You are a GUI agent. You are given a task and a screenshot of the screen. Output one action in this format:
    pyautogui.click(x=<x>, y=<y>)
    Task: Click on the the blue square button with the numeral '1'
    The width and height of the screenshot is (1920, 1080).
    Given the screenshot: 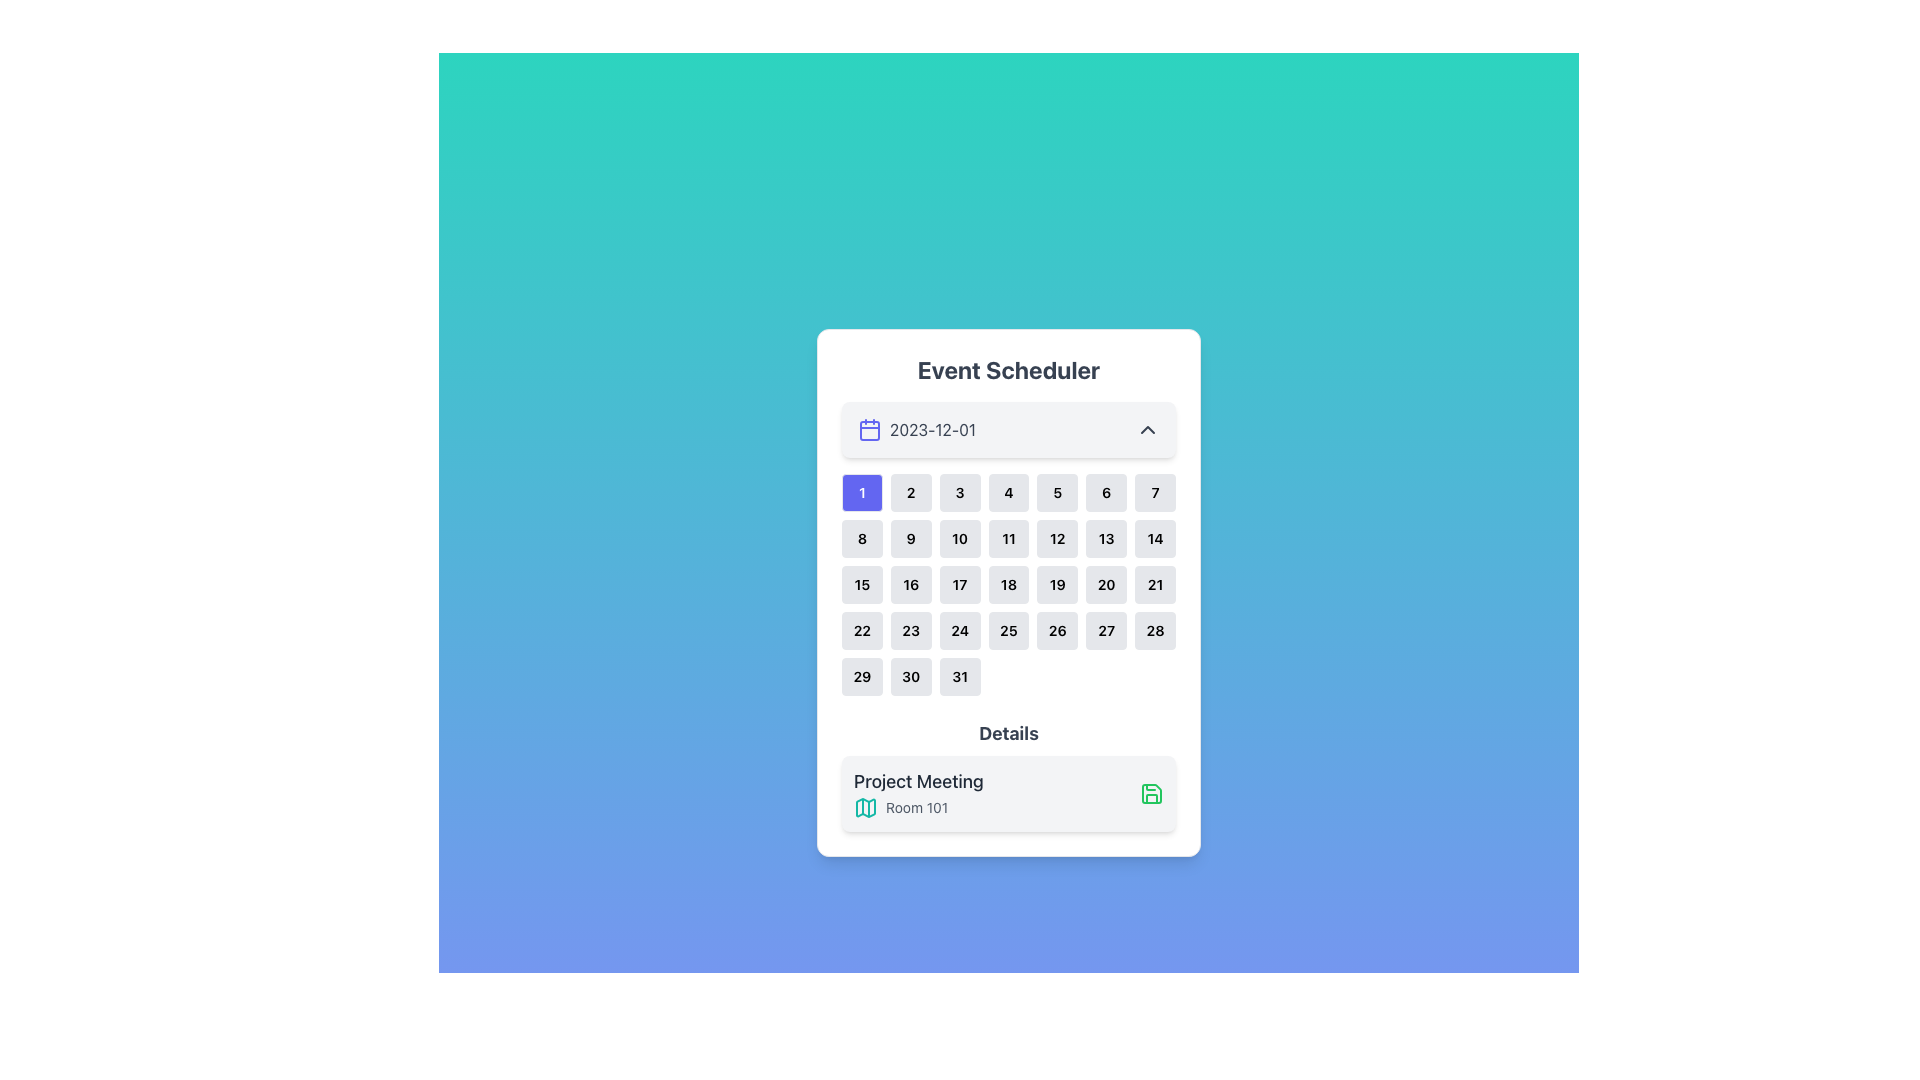 What is the action you would take?
    pyautogui.click(x=862, y=493)
    